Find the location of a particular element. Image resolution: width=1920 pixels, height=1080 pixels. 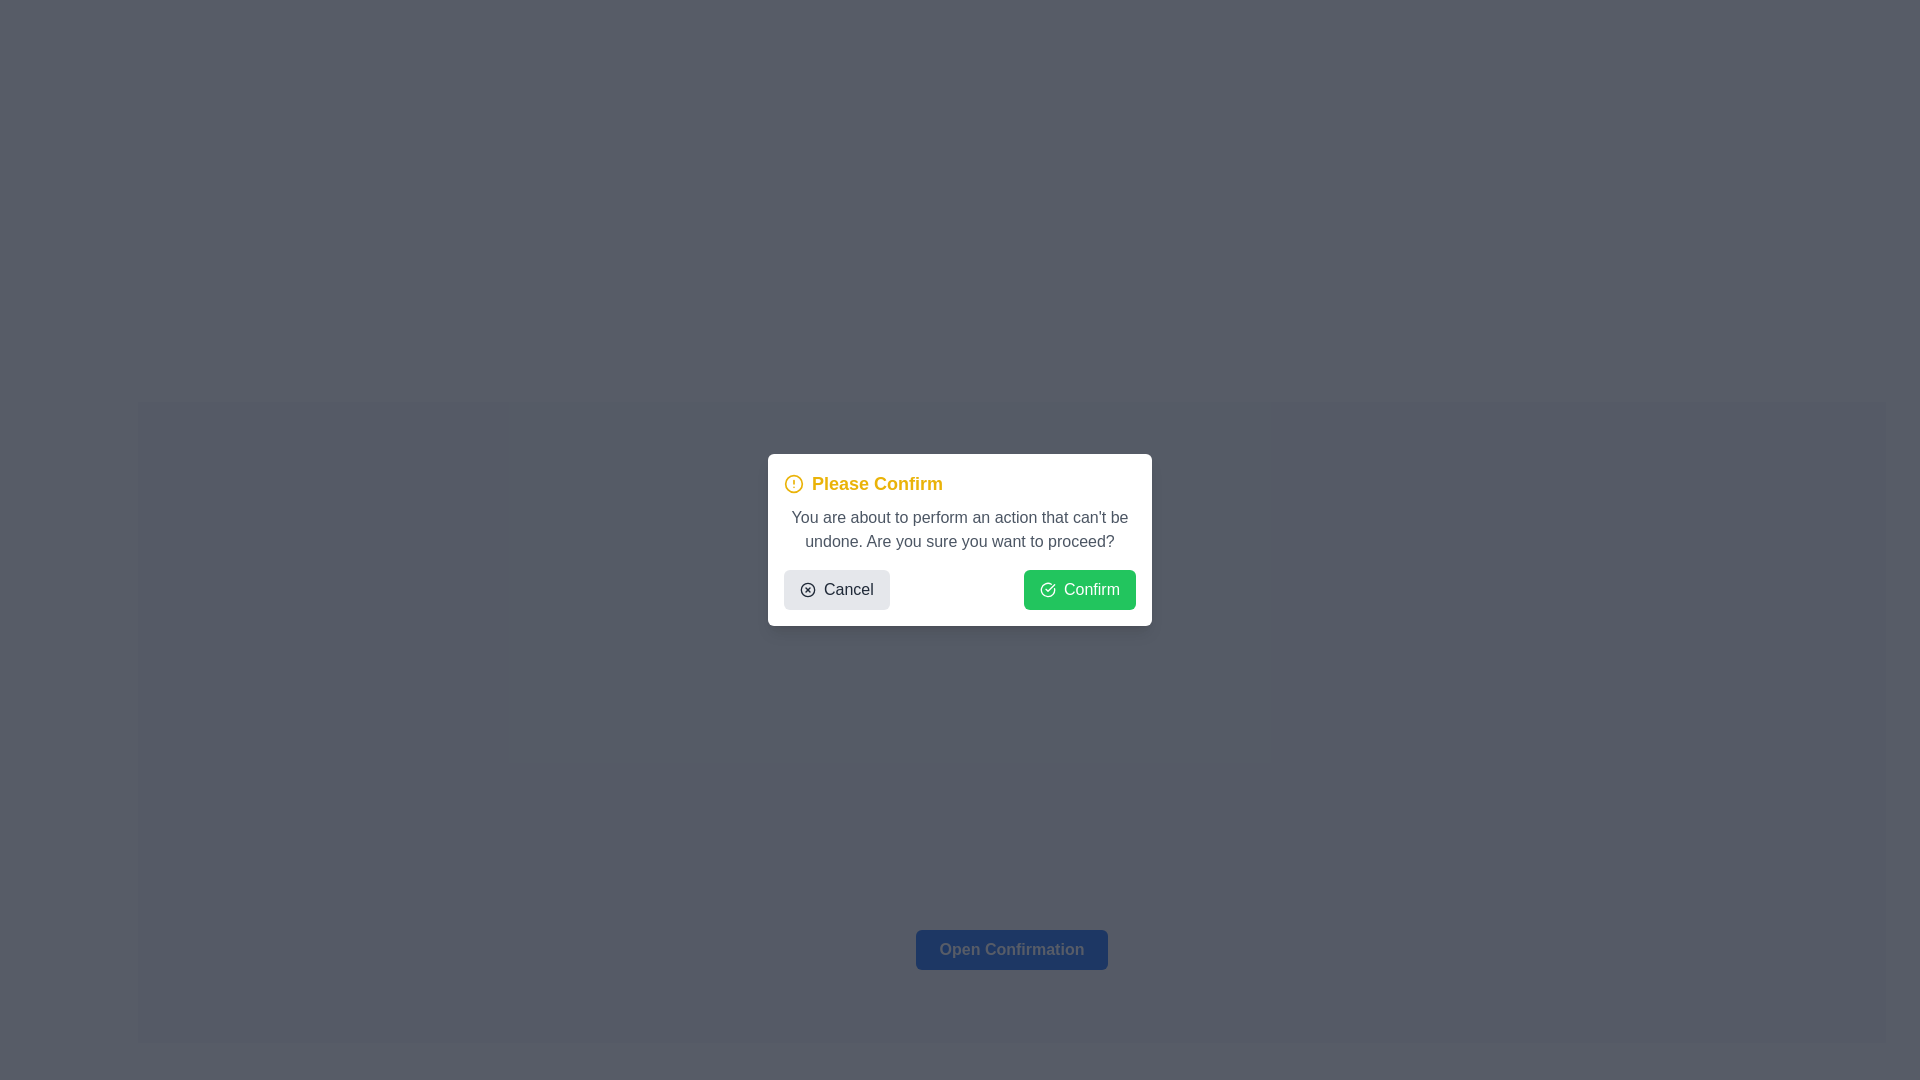

descriptive text in the modal dialog that has a header with 'Please Confirm' and contains 'Cancel' and 'Confirm' buttons is located at coordinates (960, 540).